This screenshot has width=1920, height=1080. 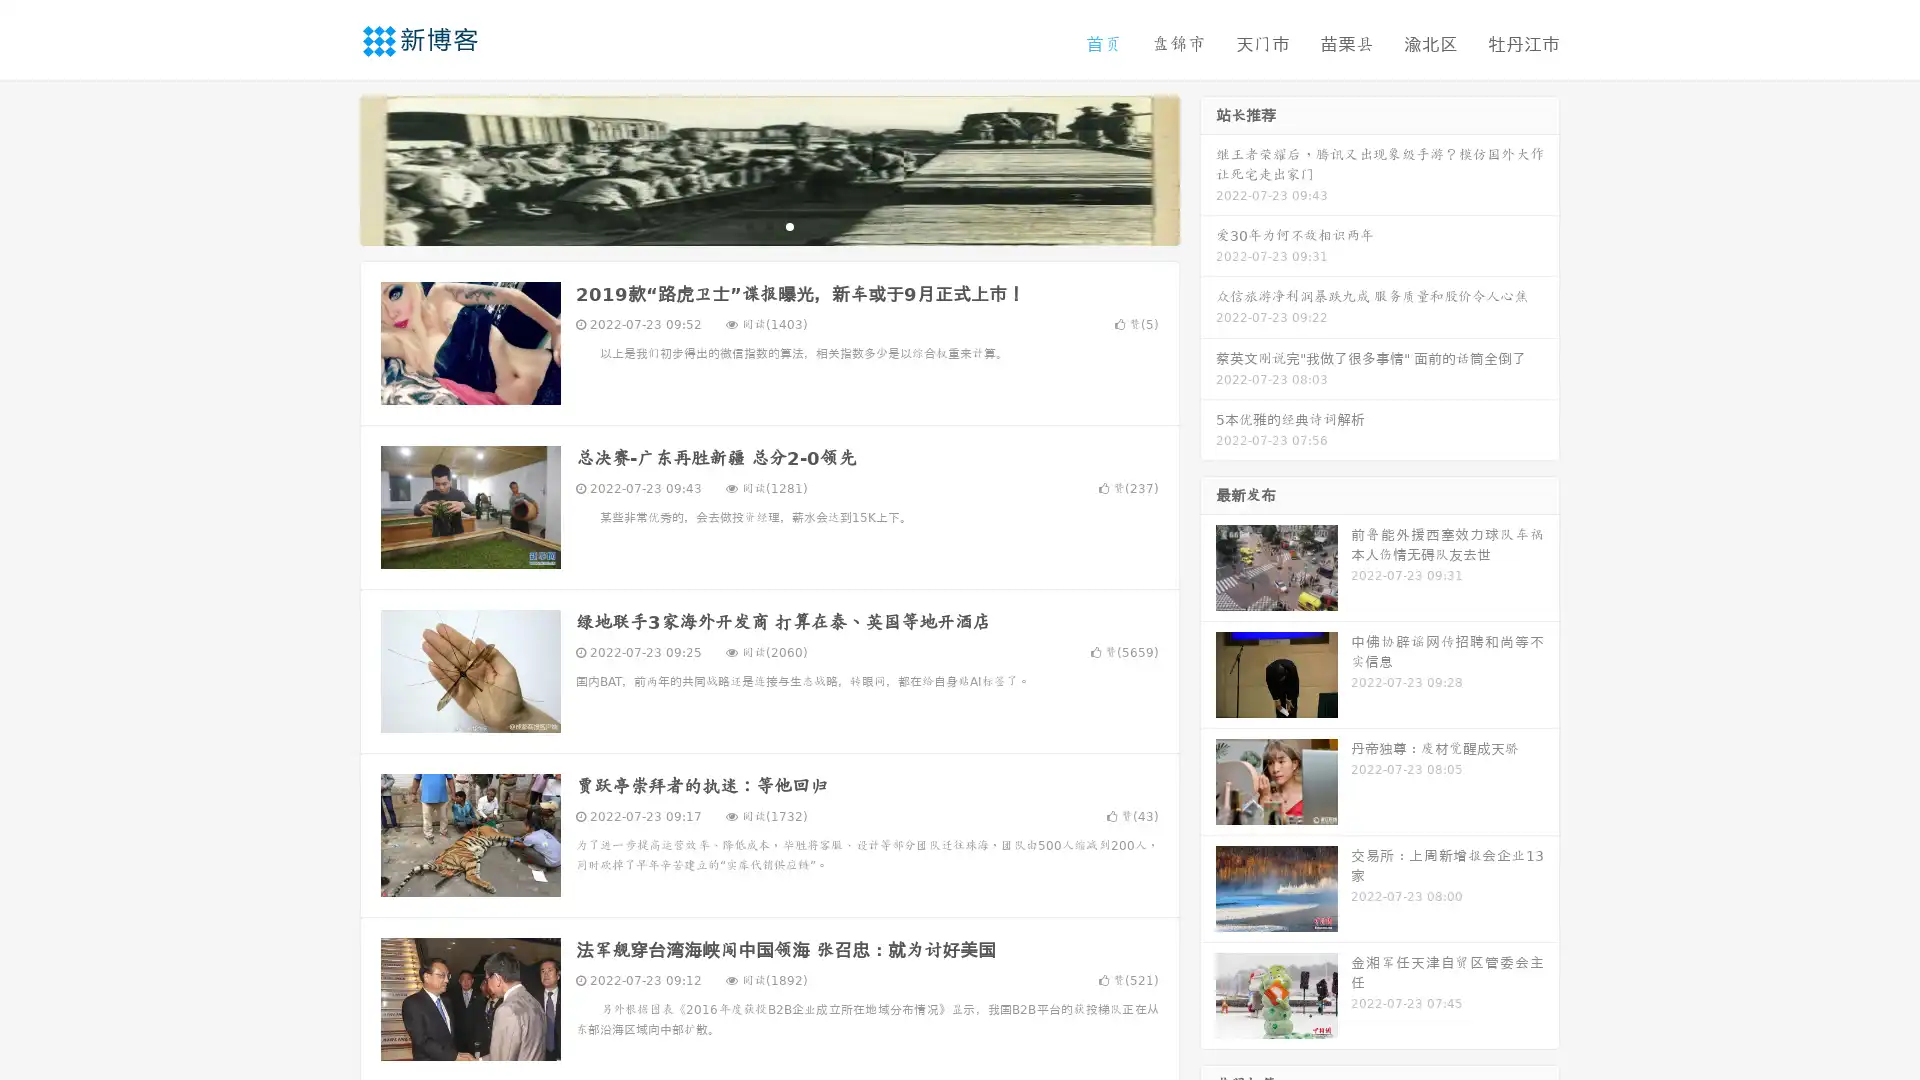 I want to click on Go to slide 3, so click(x=789, y=225).